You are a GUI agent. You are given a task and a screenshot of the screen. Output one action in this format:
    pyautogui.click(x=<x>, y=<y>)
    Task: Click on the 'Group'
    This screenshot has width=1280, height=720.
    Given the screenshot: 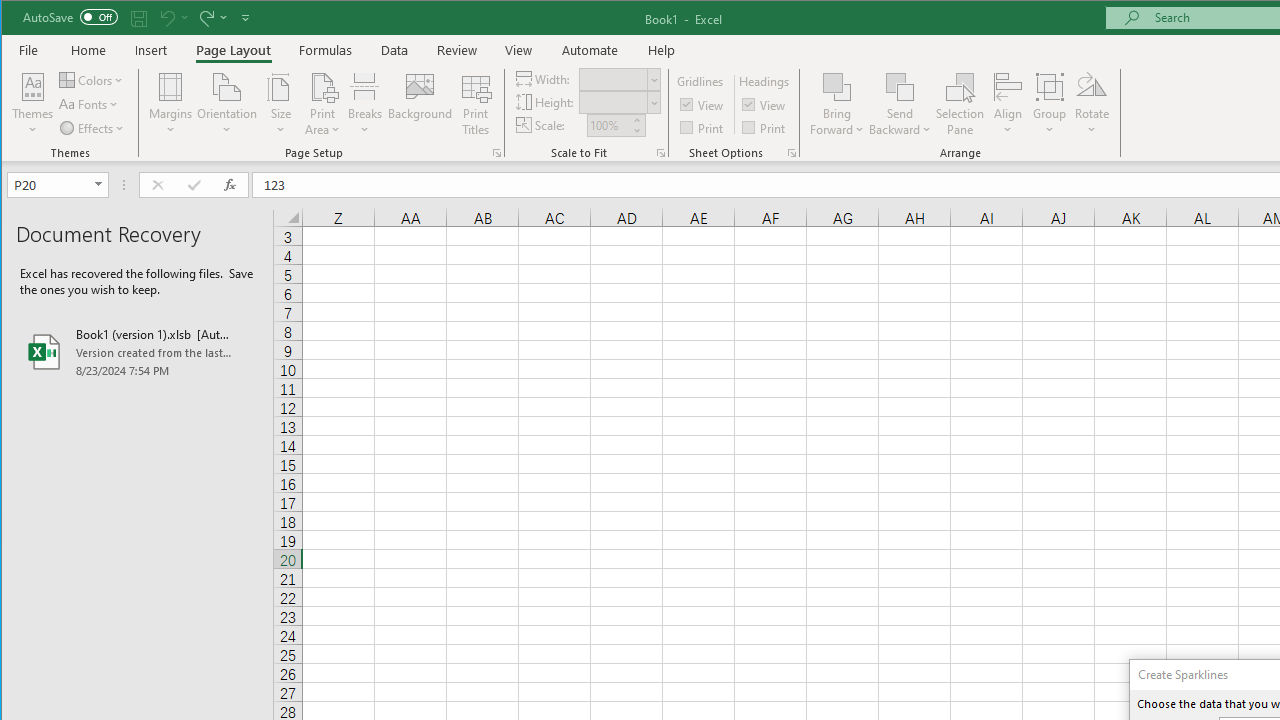 What is the action you would take?
    pyautogui.click(x=1049, y=104)
    